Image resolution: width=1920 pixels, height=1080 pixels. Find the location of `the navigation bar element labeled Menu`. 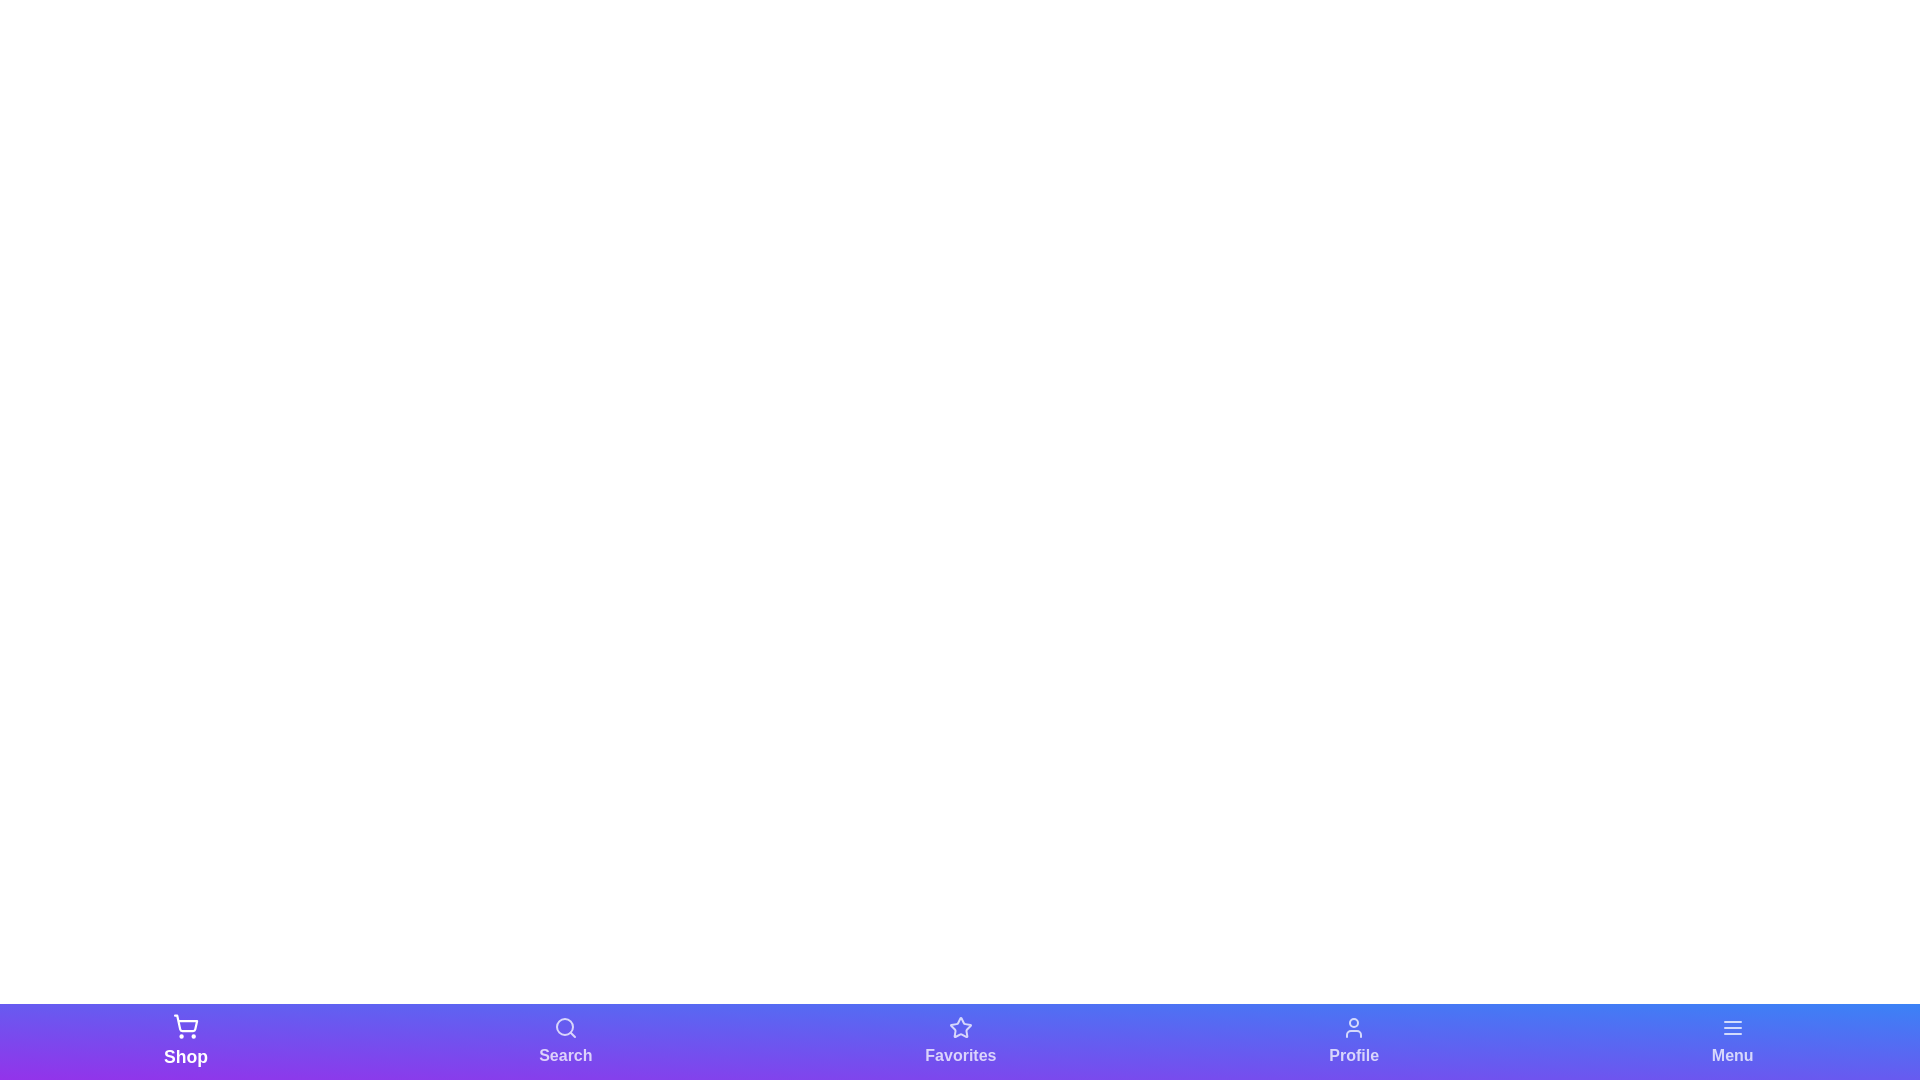

the navigation bar element labeled Menu is located at coordinates (1731, 1040).